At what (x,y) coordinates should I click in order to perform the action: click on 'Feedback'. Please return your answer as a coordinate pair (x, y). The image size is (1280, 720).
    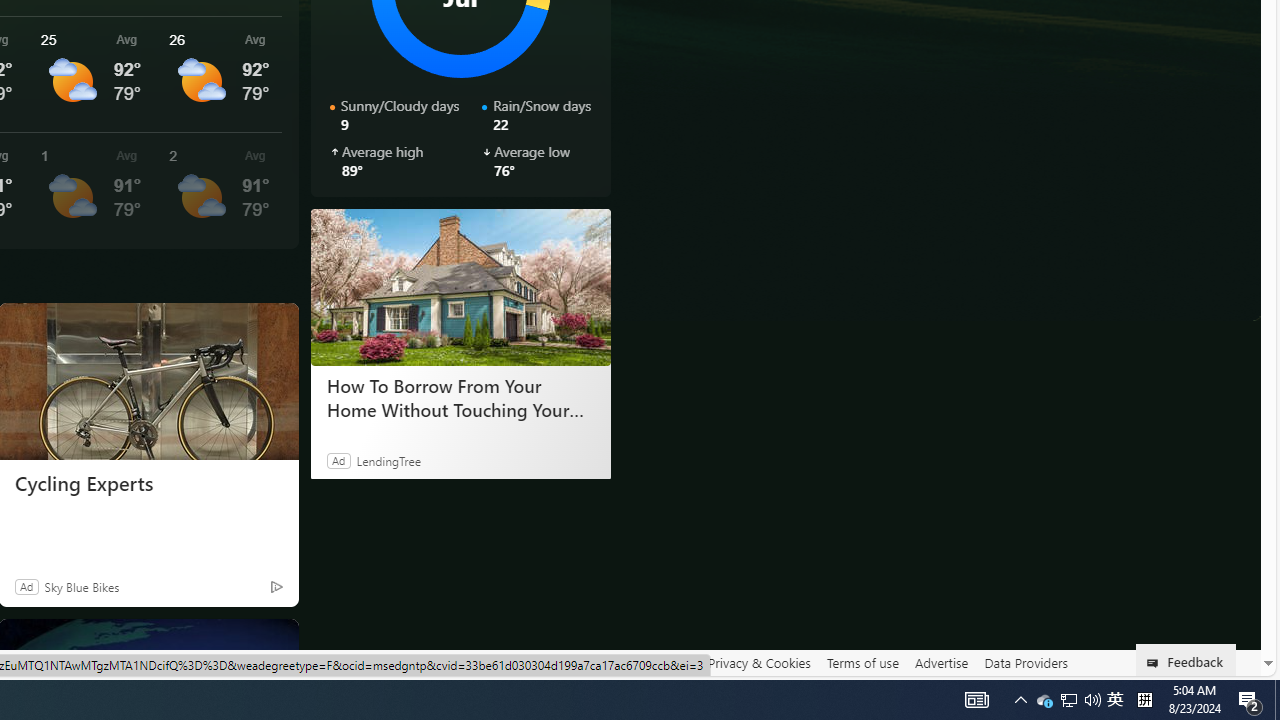
    Looking at the image, I should click on (1186, 659).